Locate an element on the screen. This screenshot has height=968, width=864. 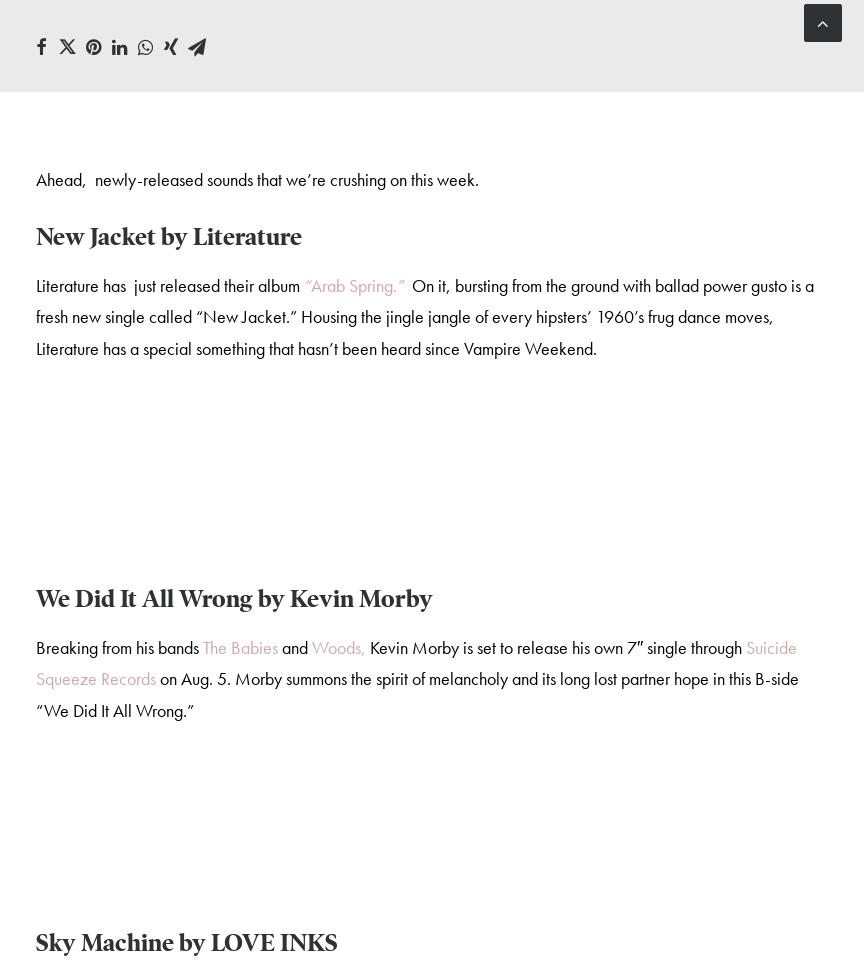
'We Did It All Wrong by Kevin Morby' is located at coordinates (234, 601).